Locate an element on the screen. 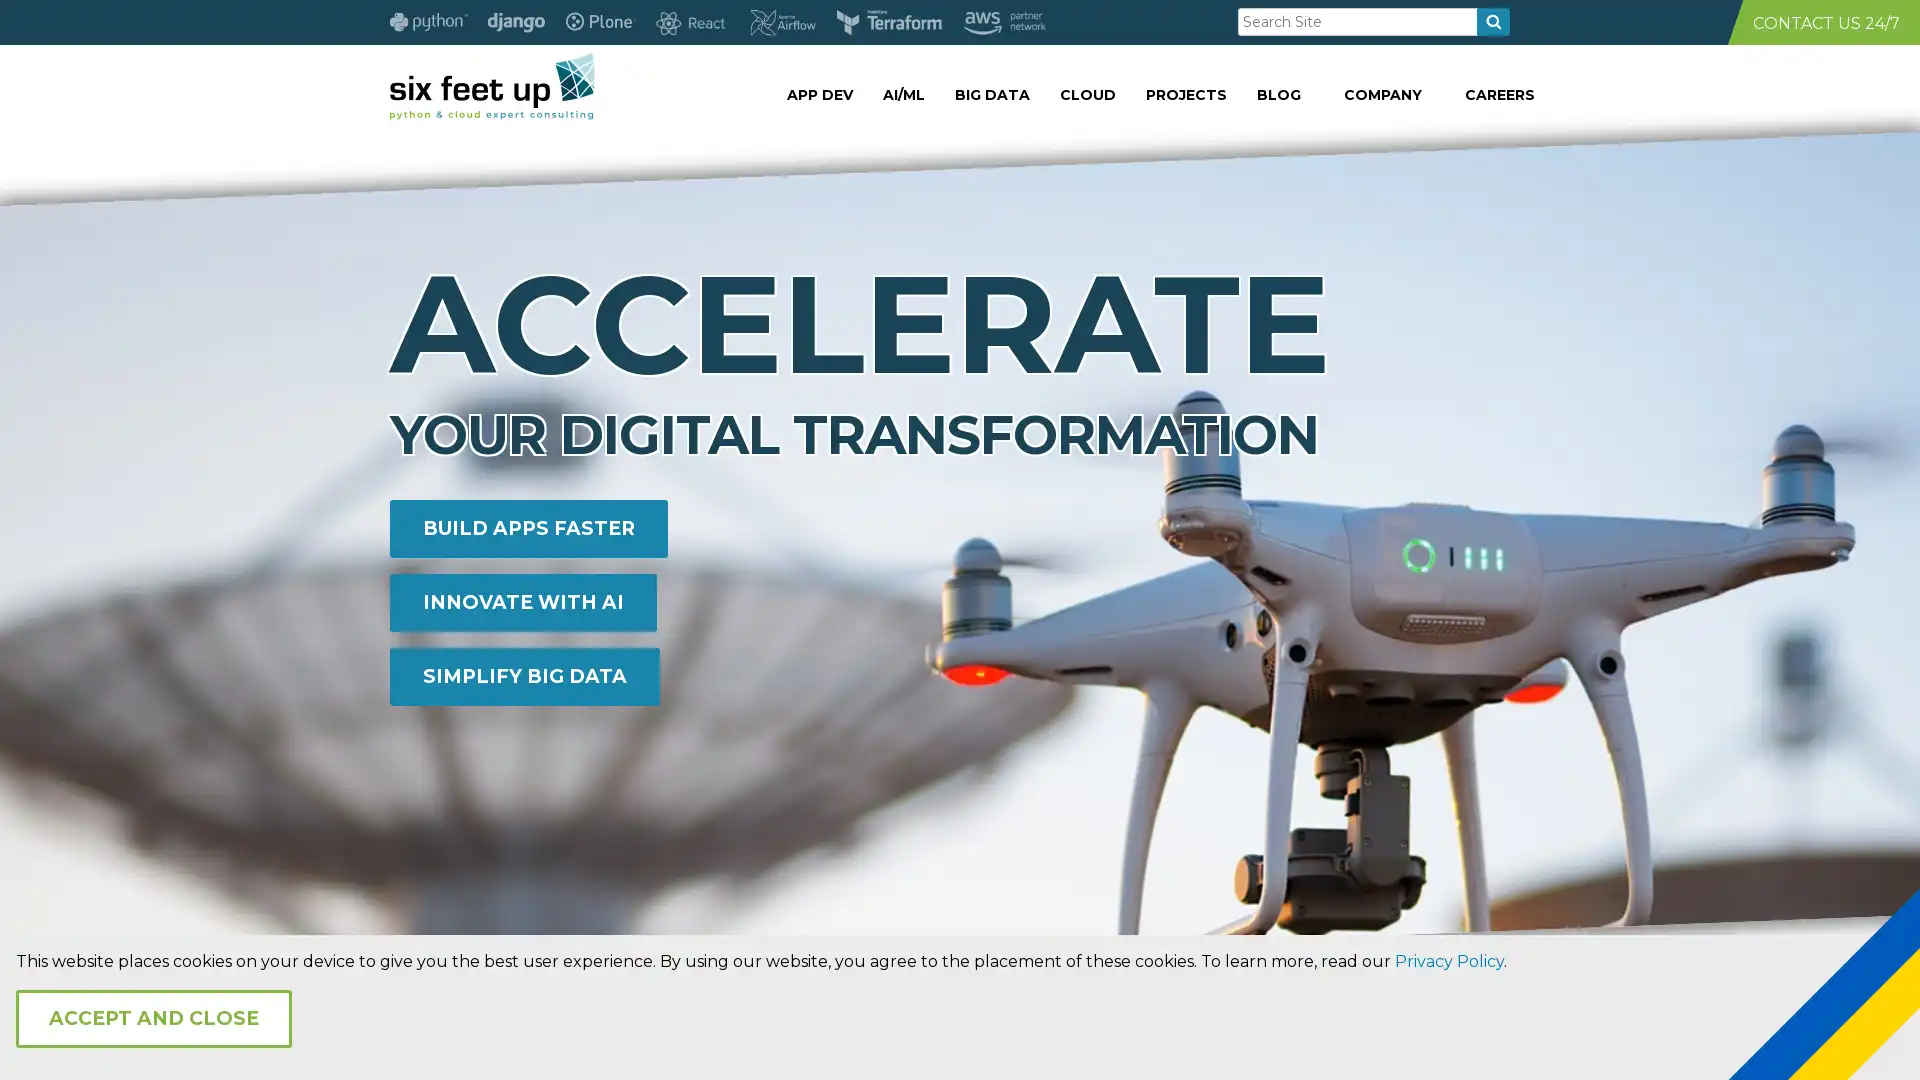 This screenshot has height=1080, width=1920. Blog is located at coordinates (1533, 92).